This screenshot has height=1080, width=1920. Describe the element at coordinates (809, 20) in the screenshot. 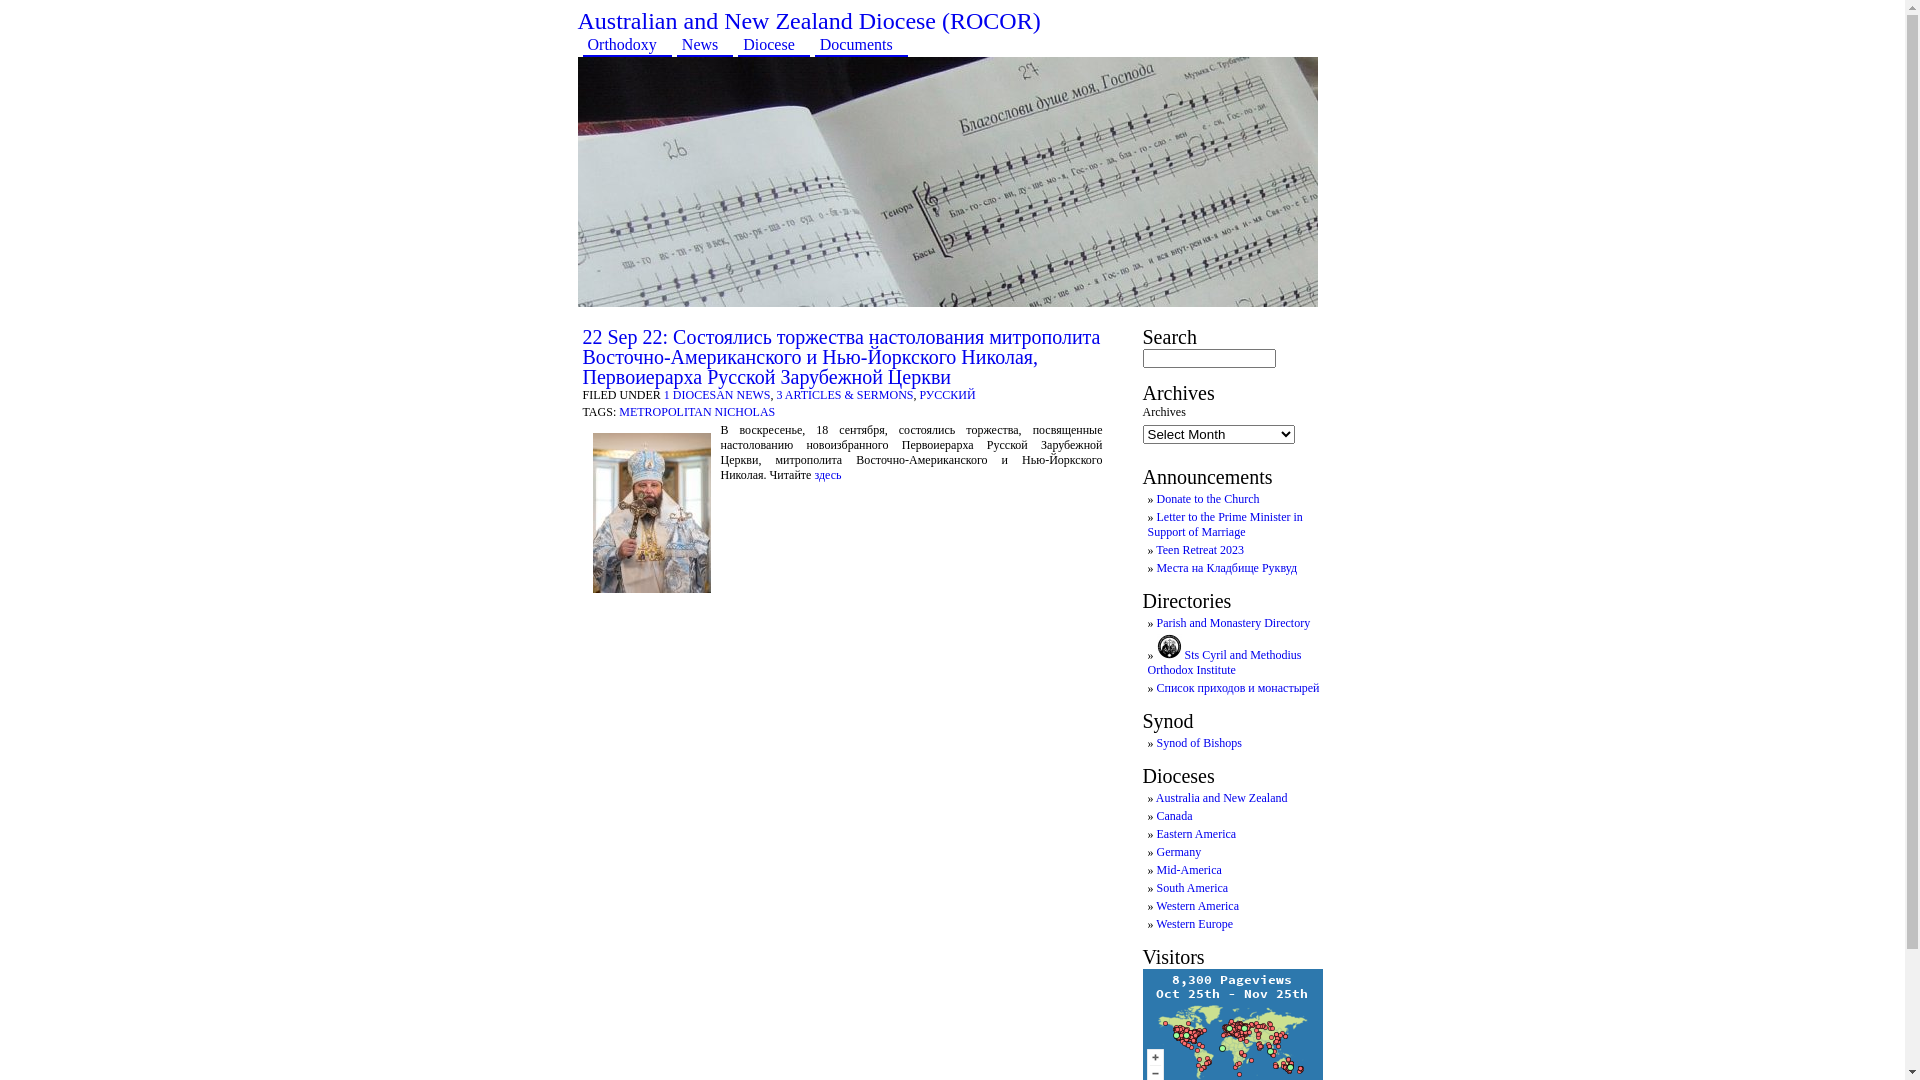

I see `'Australian and New Zealand Diocese (ROCOR)'` at that location.